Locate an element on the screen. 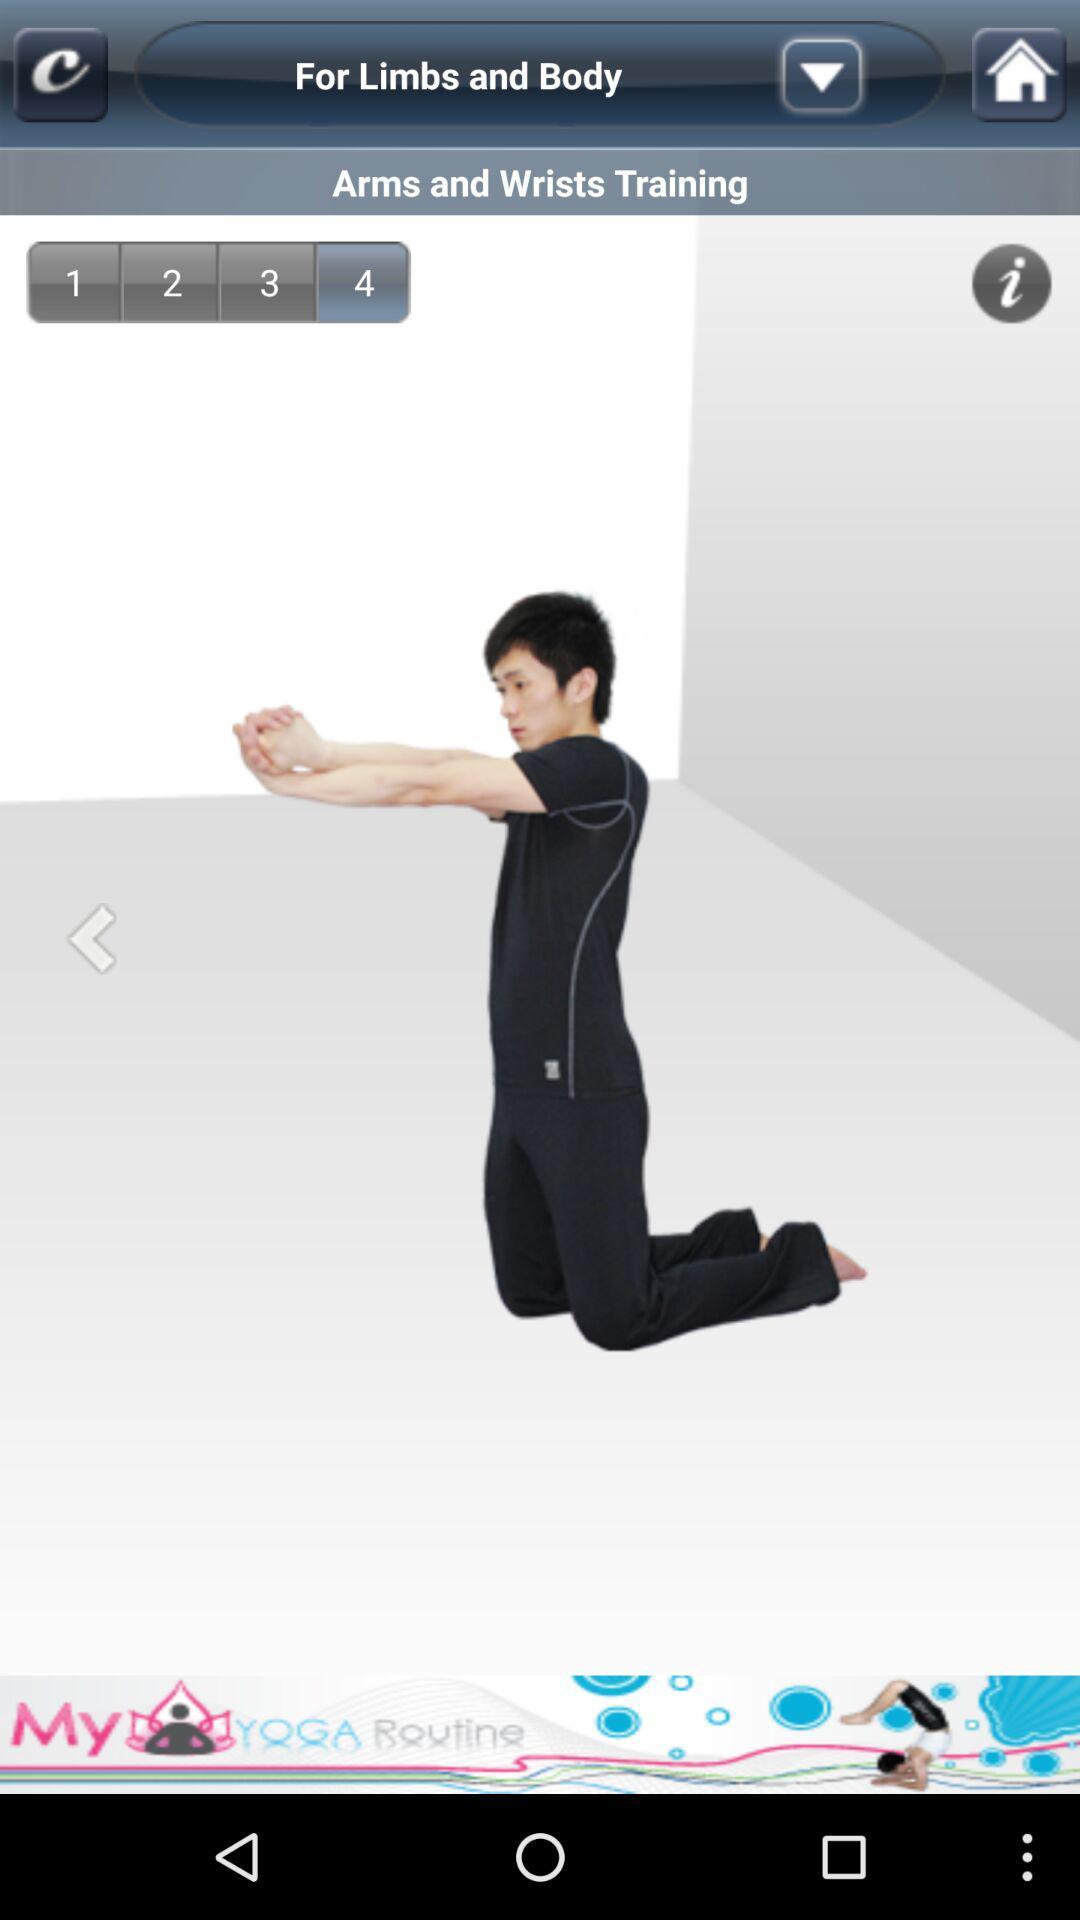 This screenshot has width=1080, height=1920. app to the right of the for limbs and app is located at coordinates (853, 75).